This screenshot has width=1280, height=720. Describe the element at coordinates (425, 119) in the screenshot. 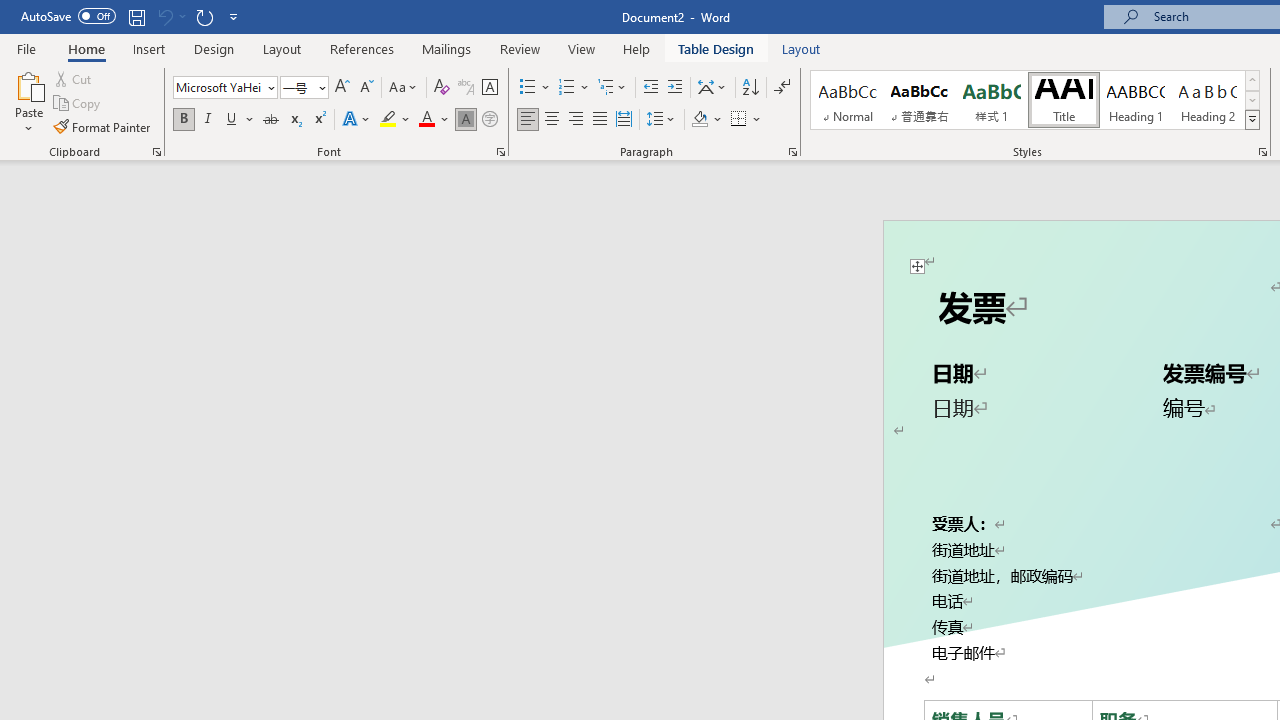

I see `'Font Color RGB(255, 0, 0)'` at that location.